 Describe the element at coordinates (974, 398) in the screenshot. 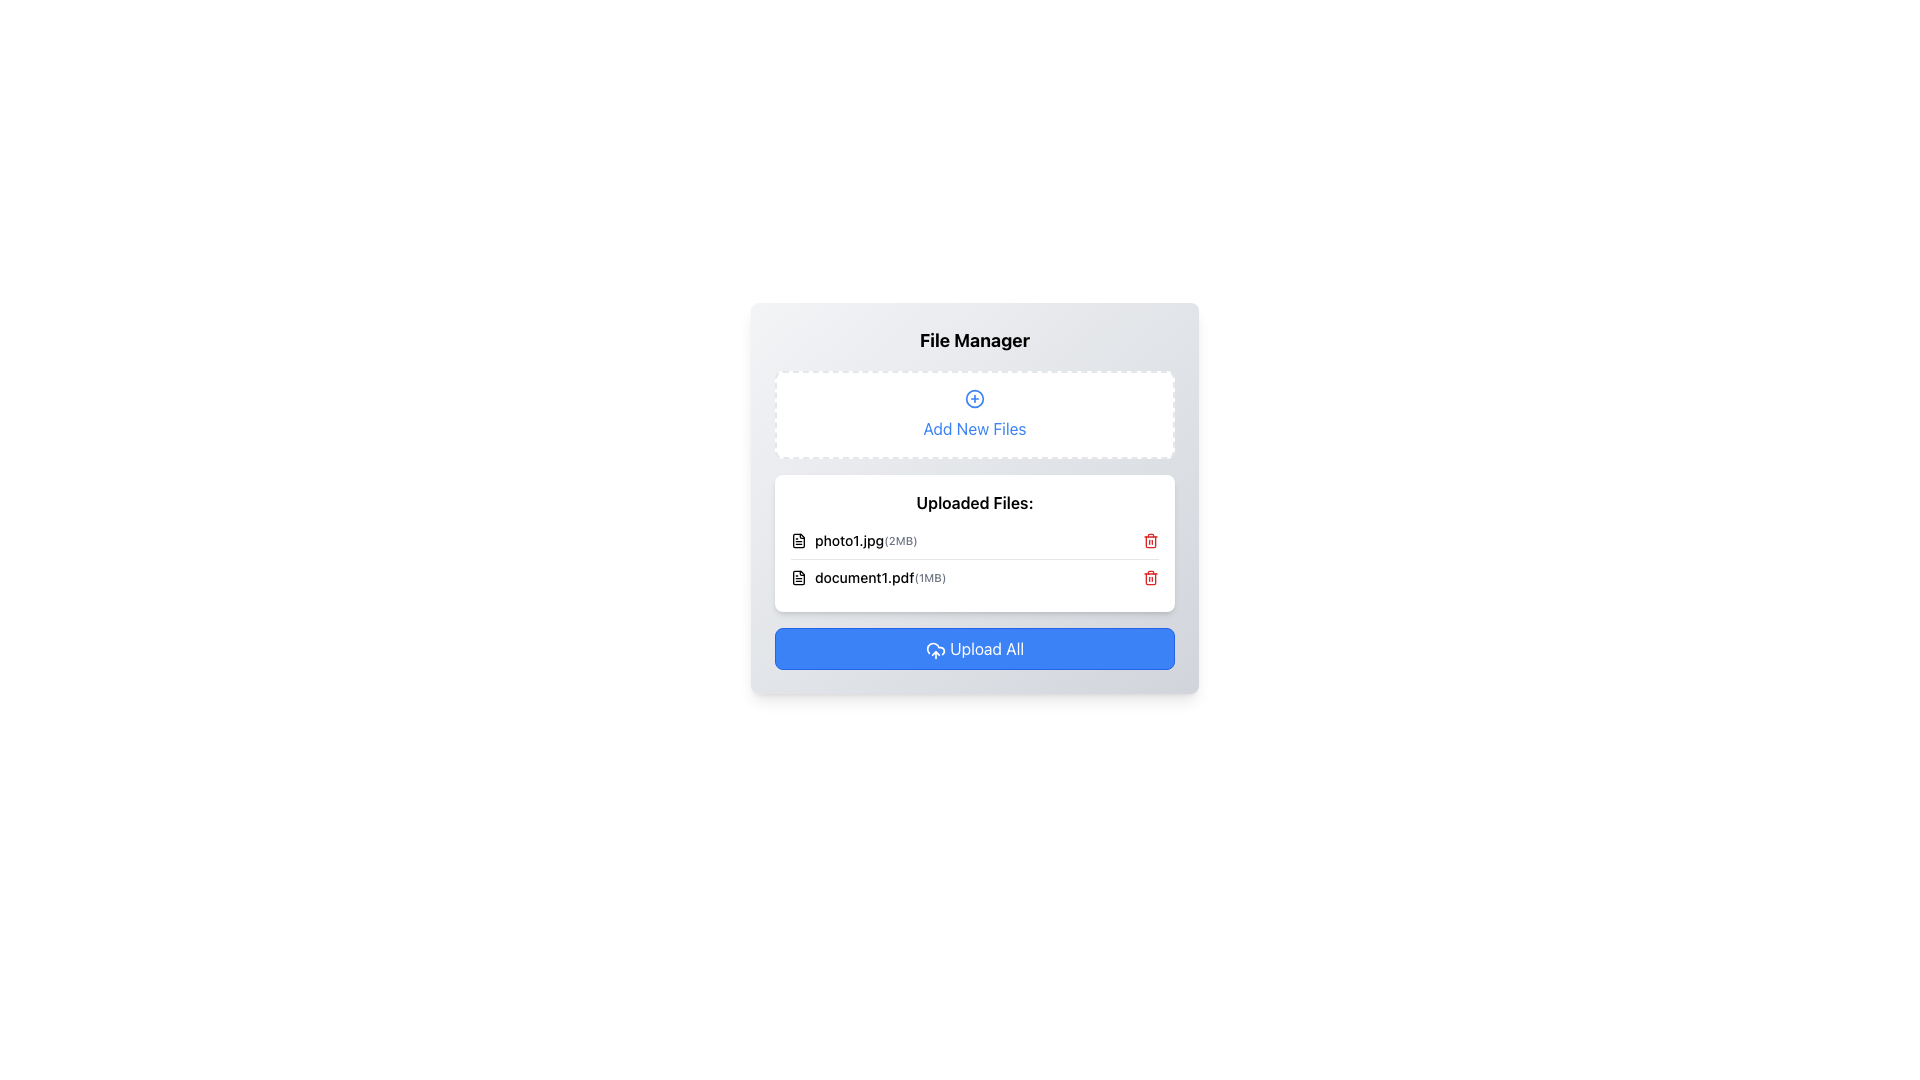

I see `the circular icon with a plus sign located in the 'Add New Files' section, which is centered horizontally near the top edge` at that location.